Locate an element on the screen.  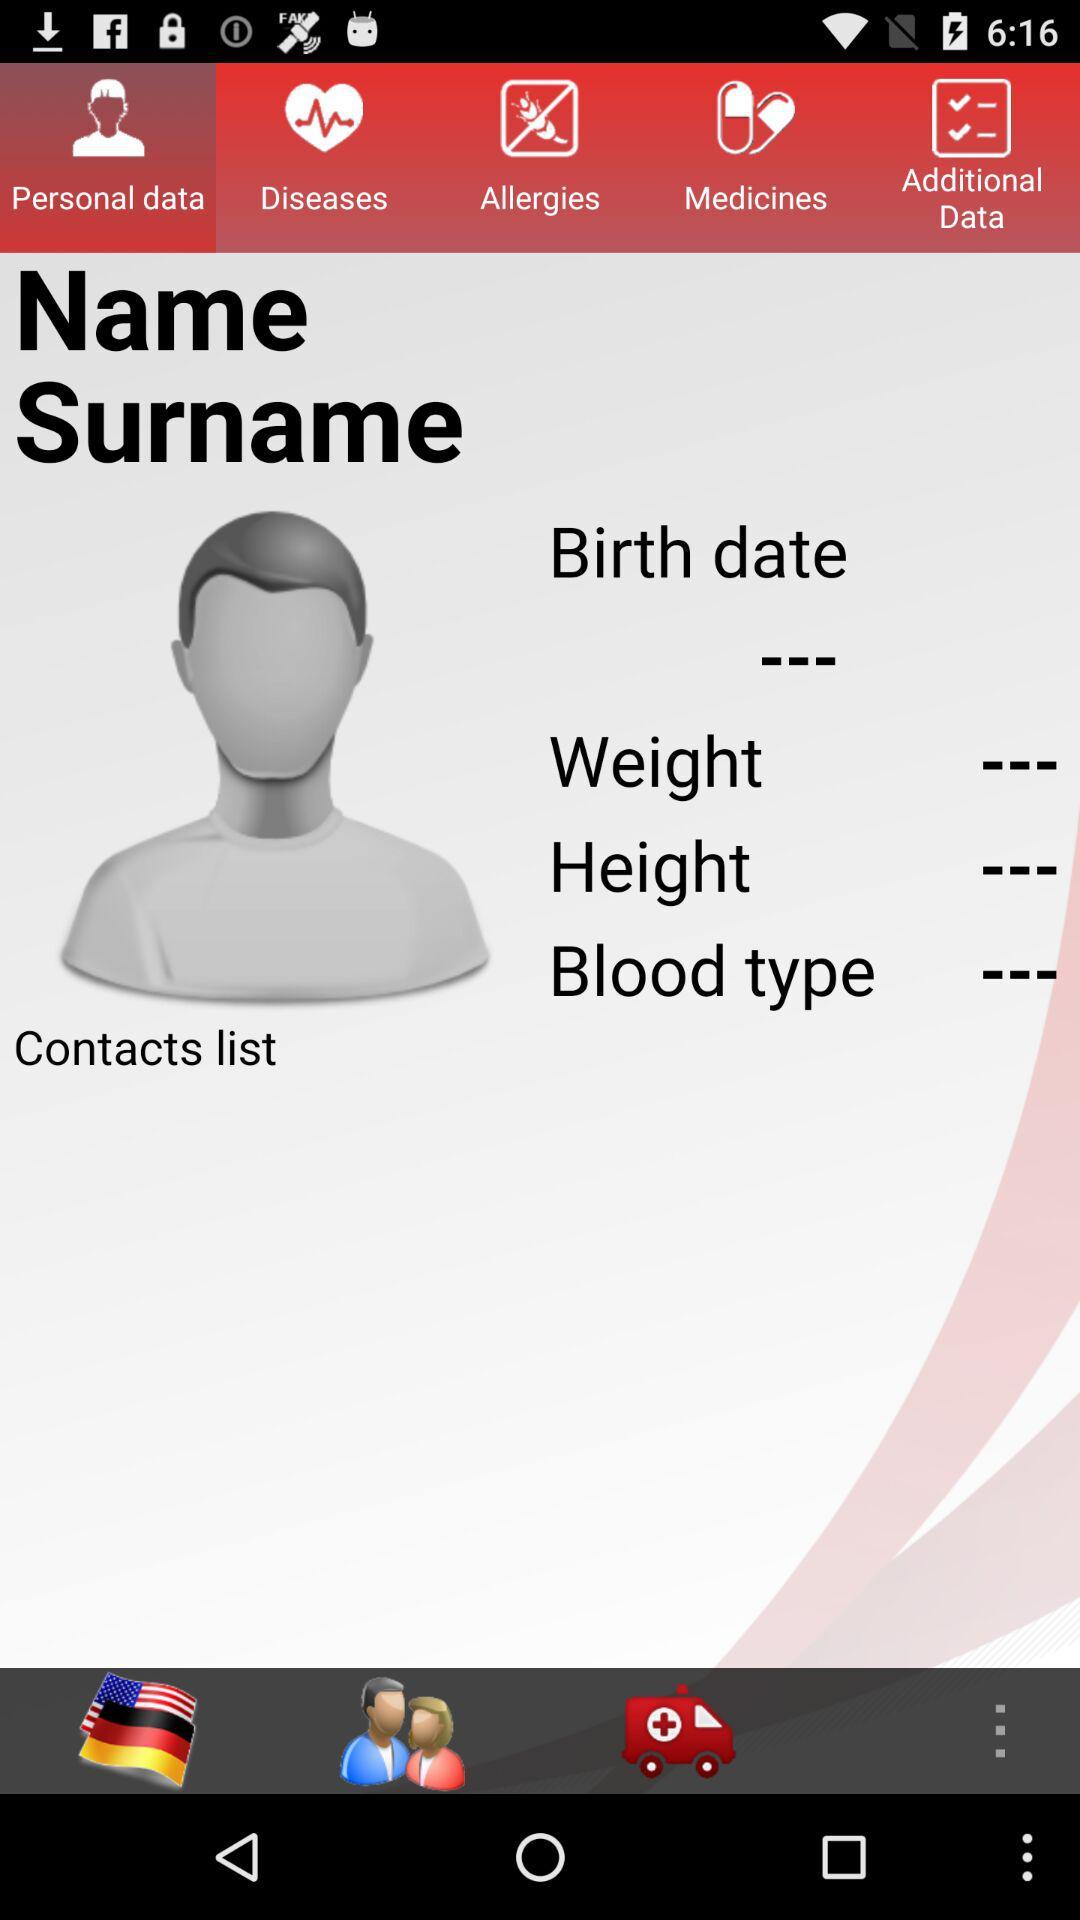
the icon next to medicines button is located at coordinates (540, 156).